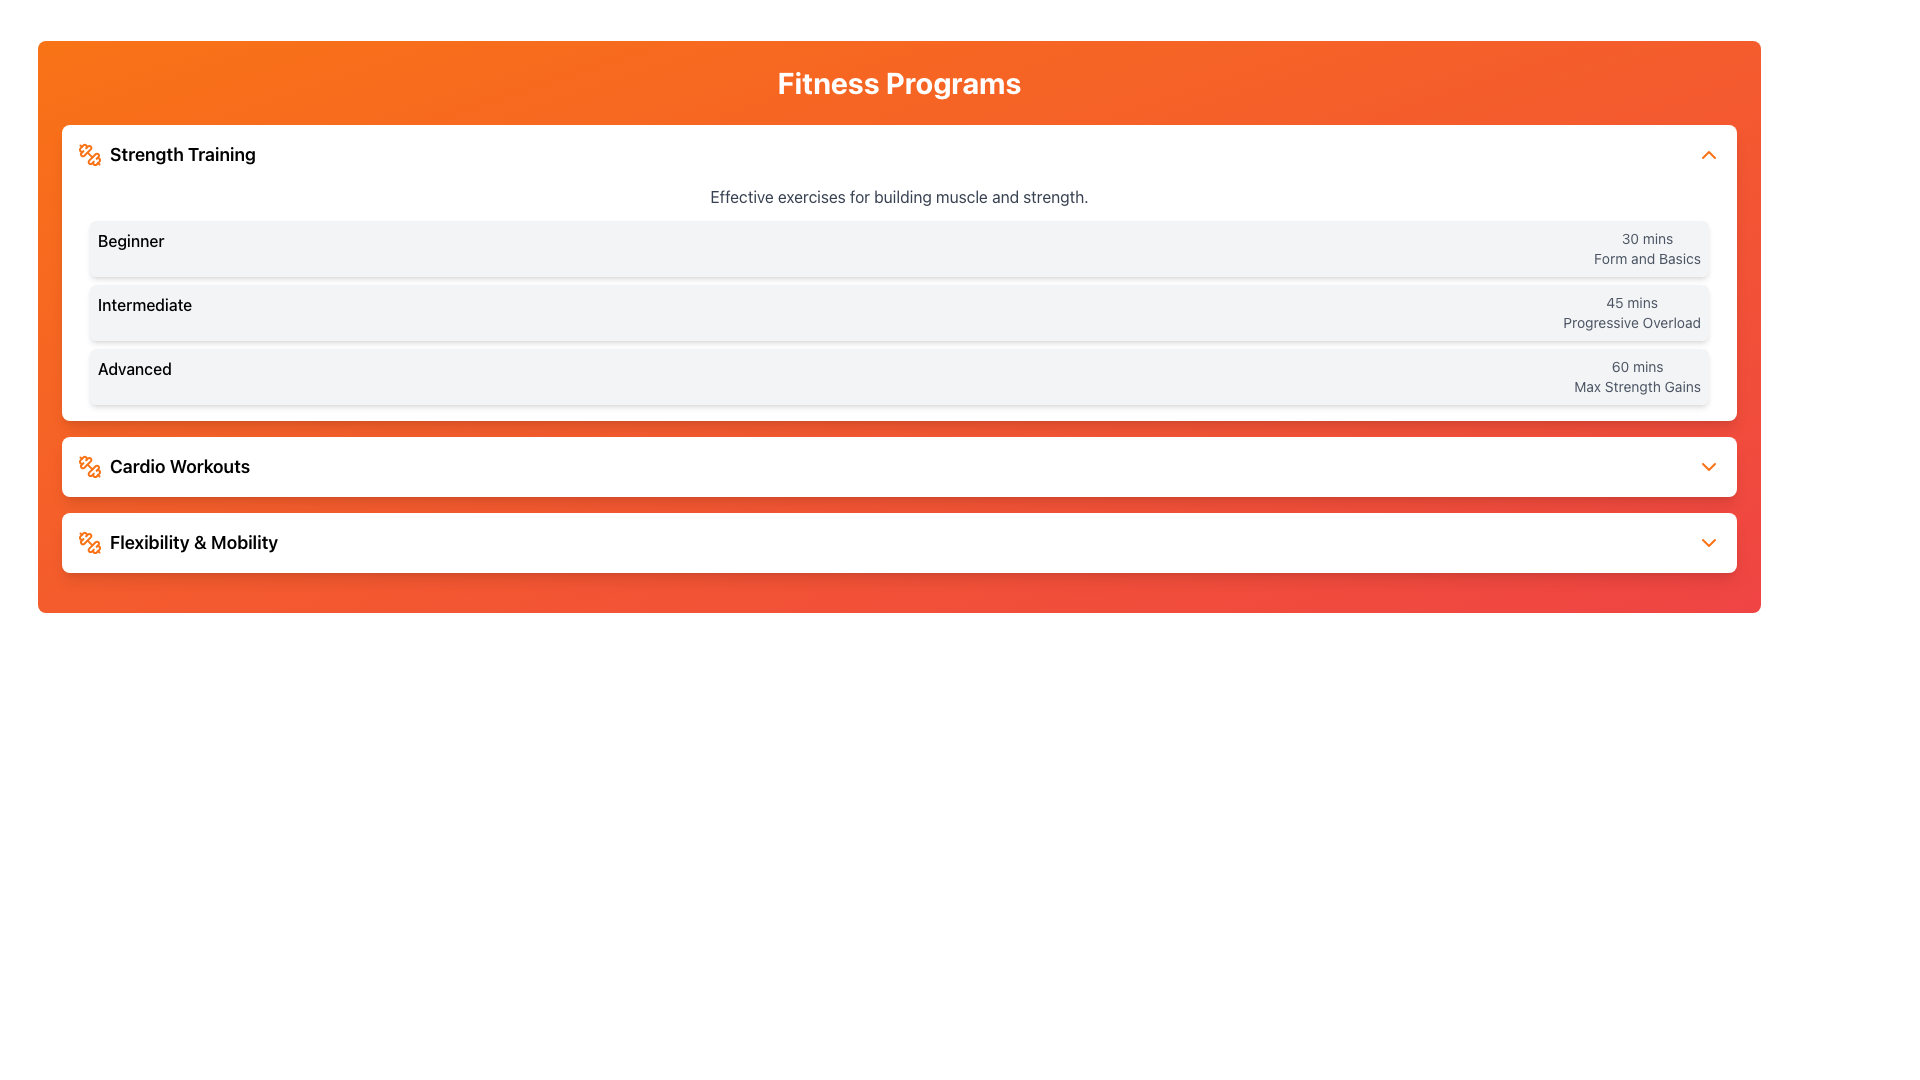 The width and height of the screenshot is (1920, 1080). What do you see at coordinates (1632, 303) in the screenshot?
I see `the text label displaying '45 mins' located in the 'Intermediate' subsection under 'Strength Training', positioned above 'Progressive Overload'` at bounding box center [1632, 303].